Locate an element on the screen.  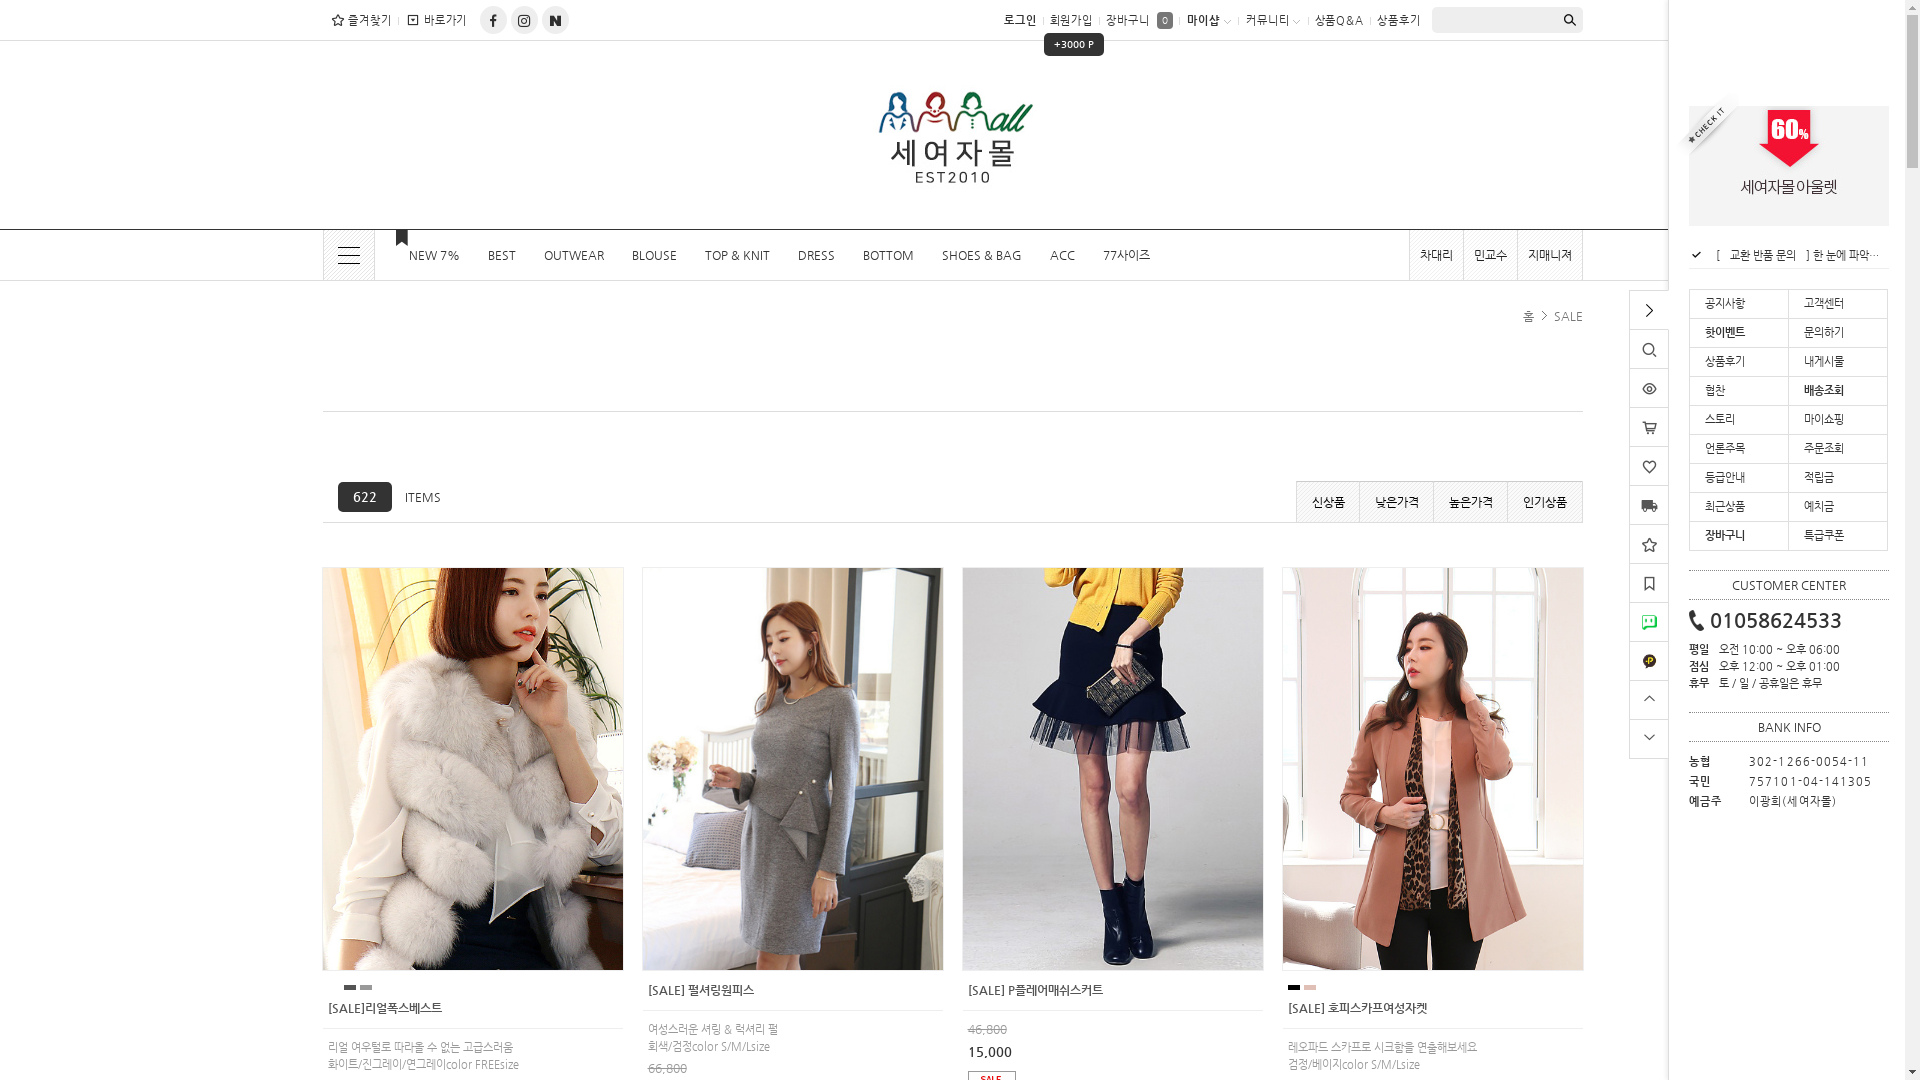
'SHOES & BAG' is located at coordinates (926, 253).